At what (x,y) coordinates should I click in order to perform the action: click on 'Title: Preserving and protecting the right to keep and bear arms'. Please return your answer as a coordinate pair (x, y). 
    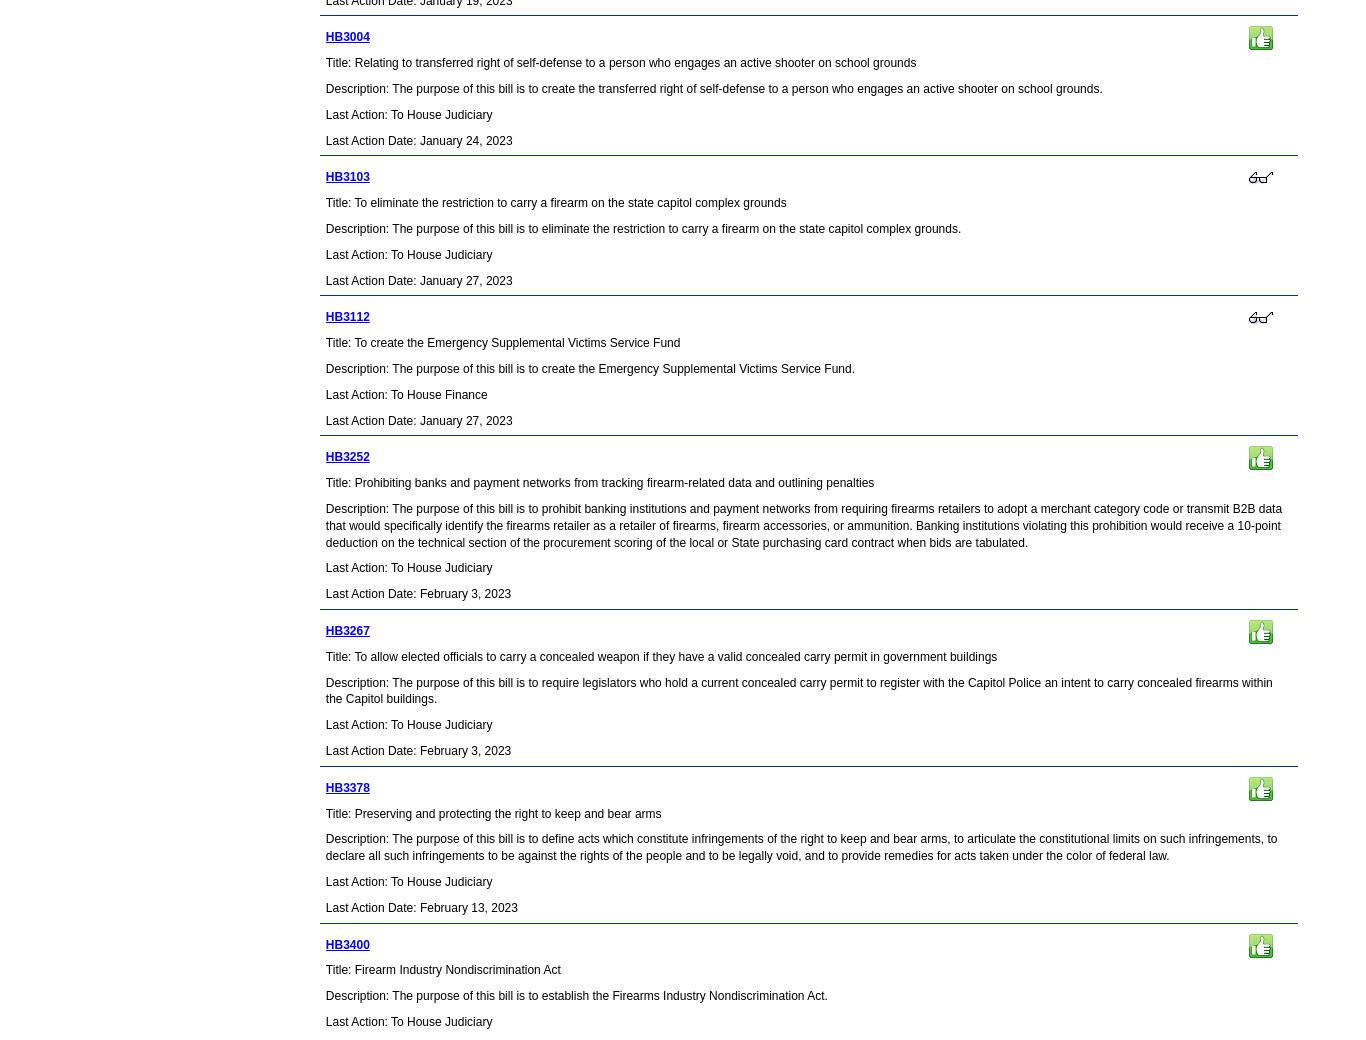
    Looking at the image, I should click on (492, 811).